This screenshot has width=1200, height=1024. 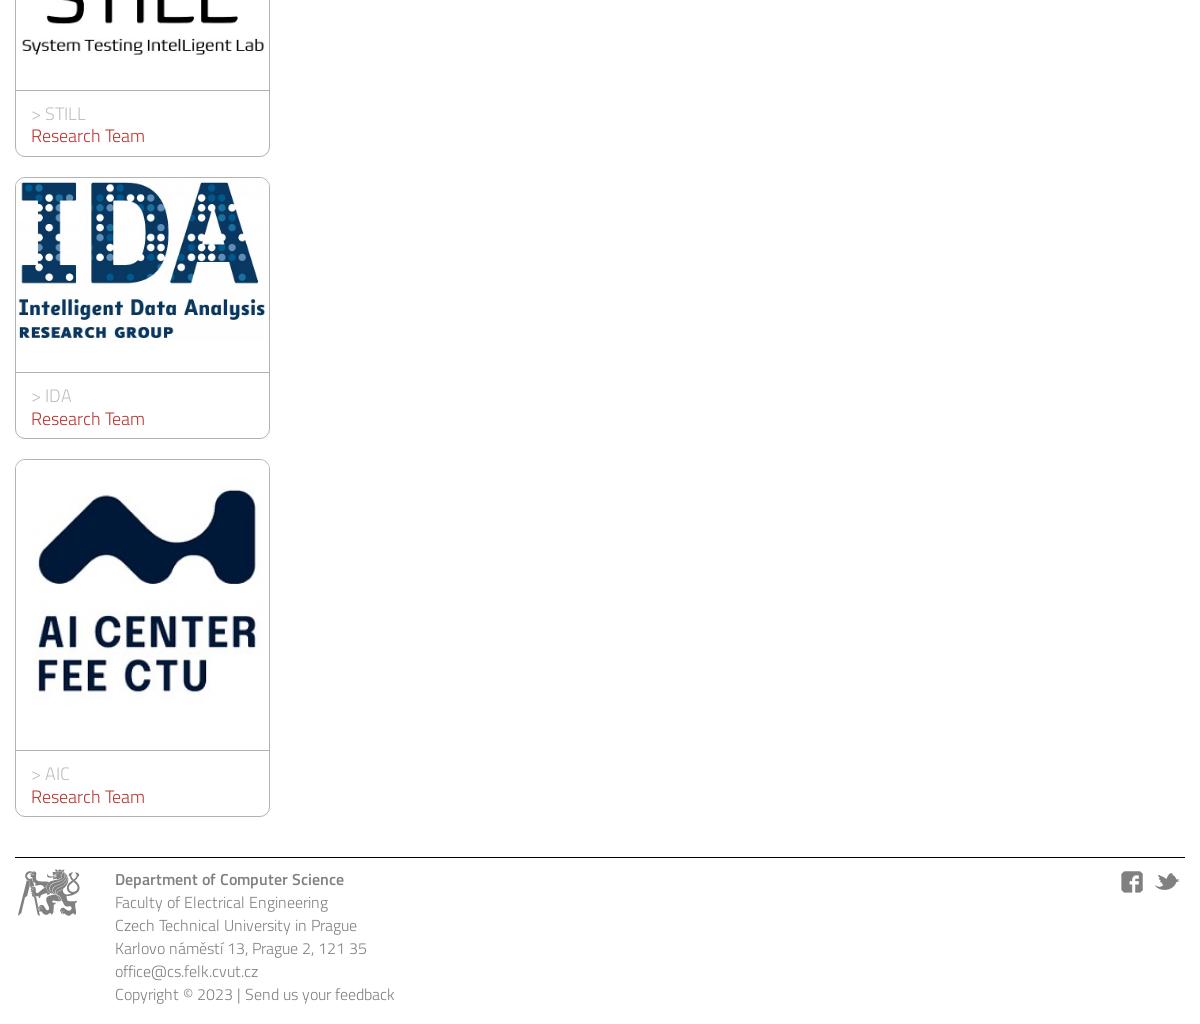 What do you see at coordinates (220, 901) in the screenshot?
I see `'Faculty of Electrical Engineering'` at bounding box center [220, 901].